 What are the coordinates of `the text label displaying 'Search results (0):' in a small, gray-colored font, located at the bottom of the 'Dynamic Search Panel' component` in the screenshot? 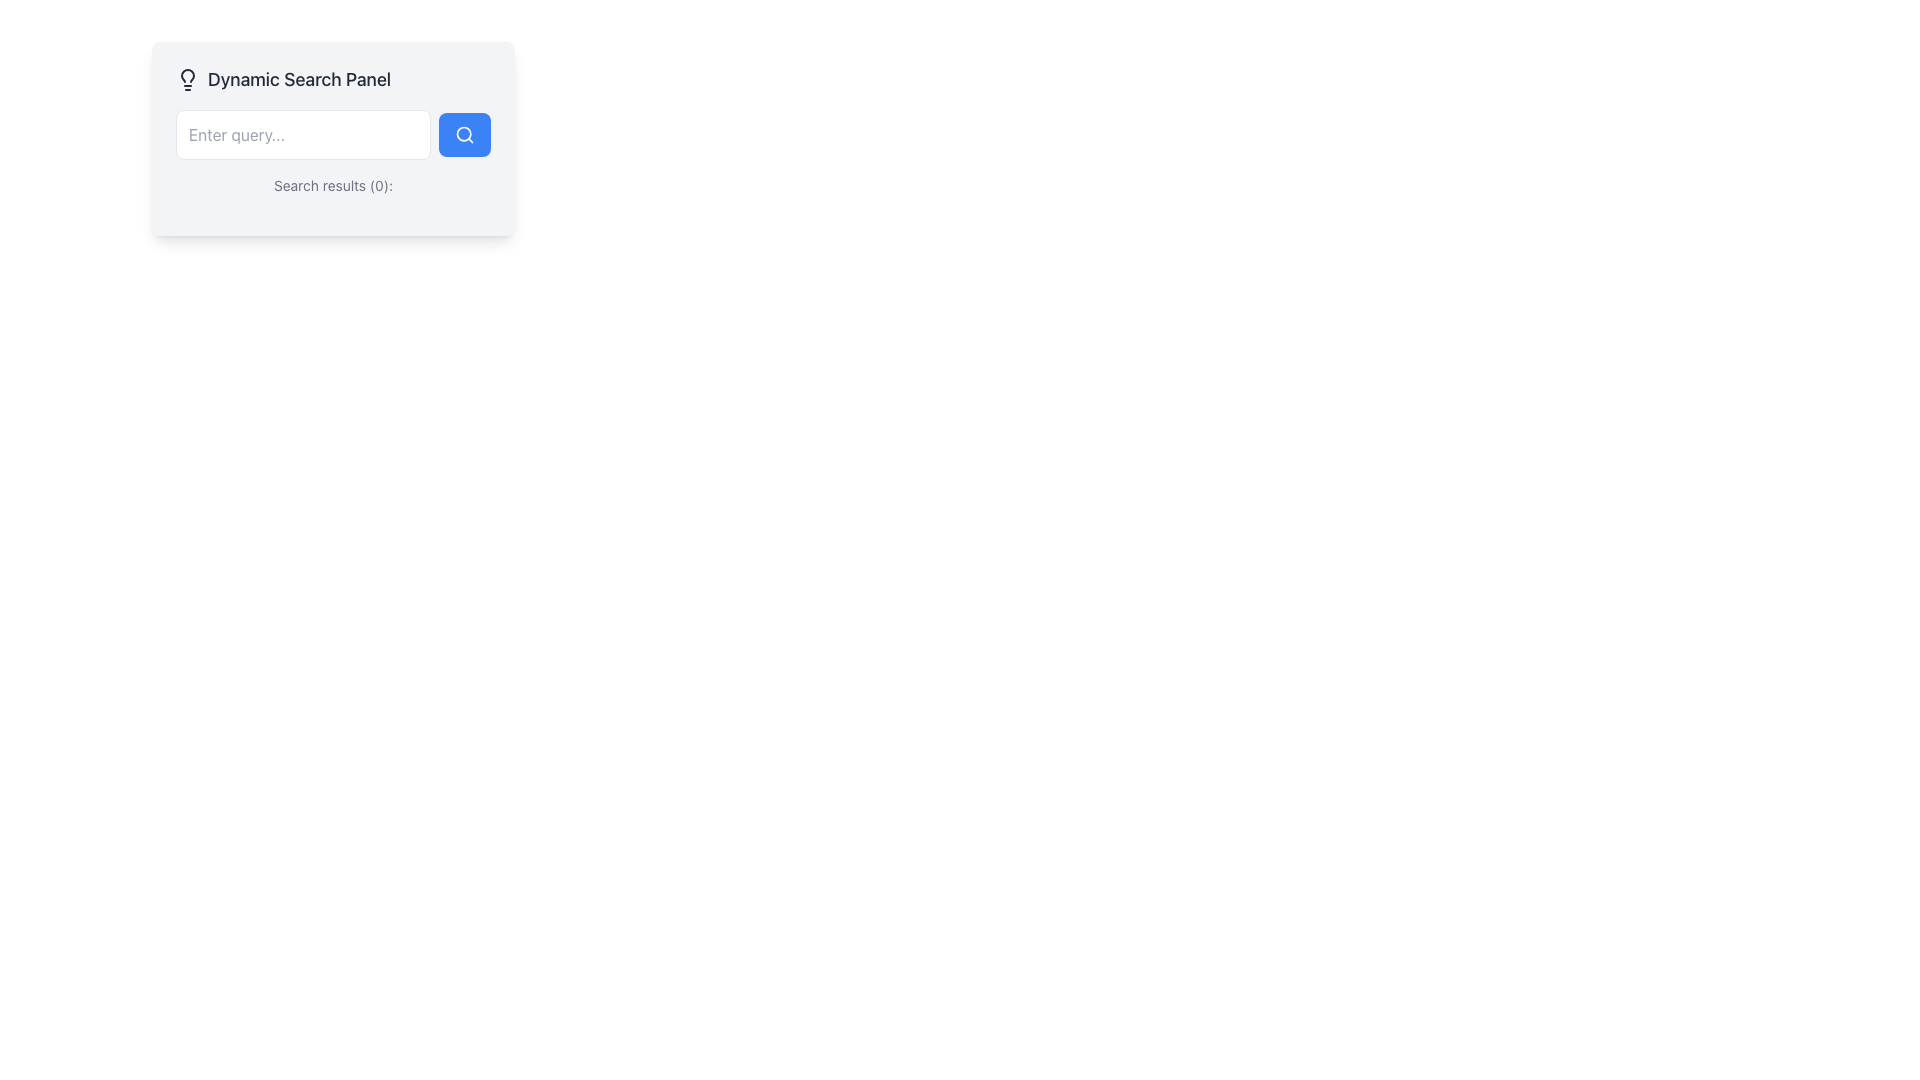 It's located at (333, 185).